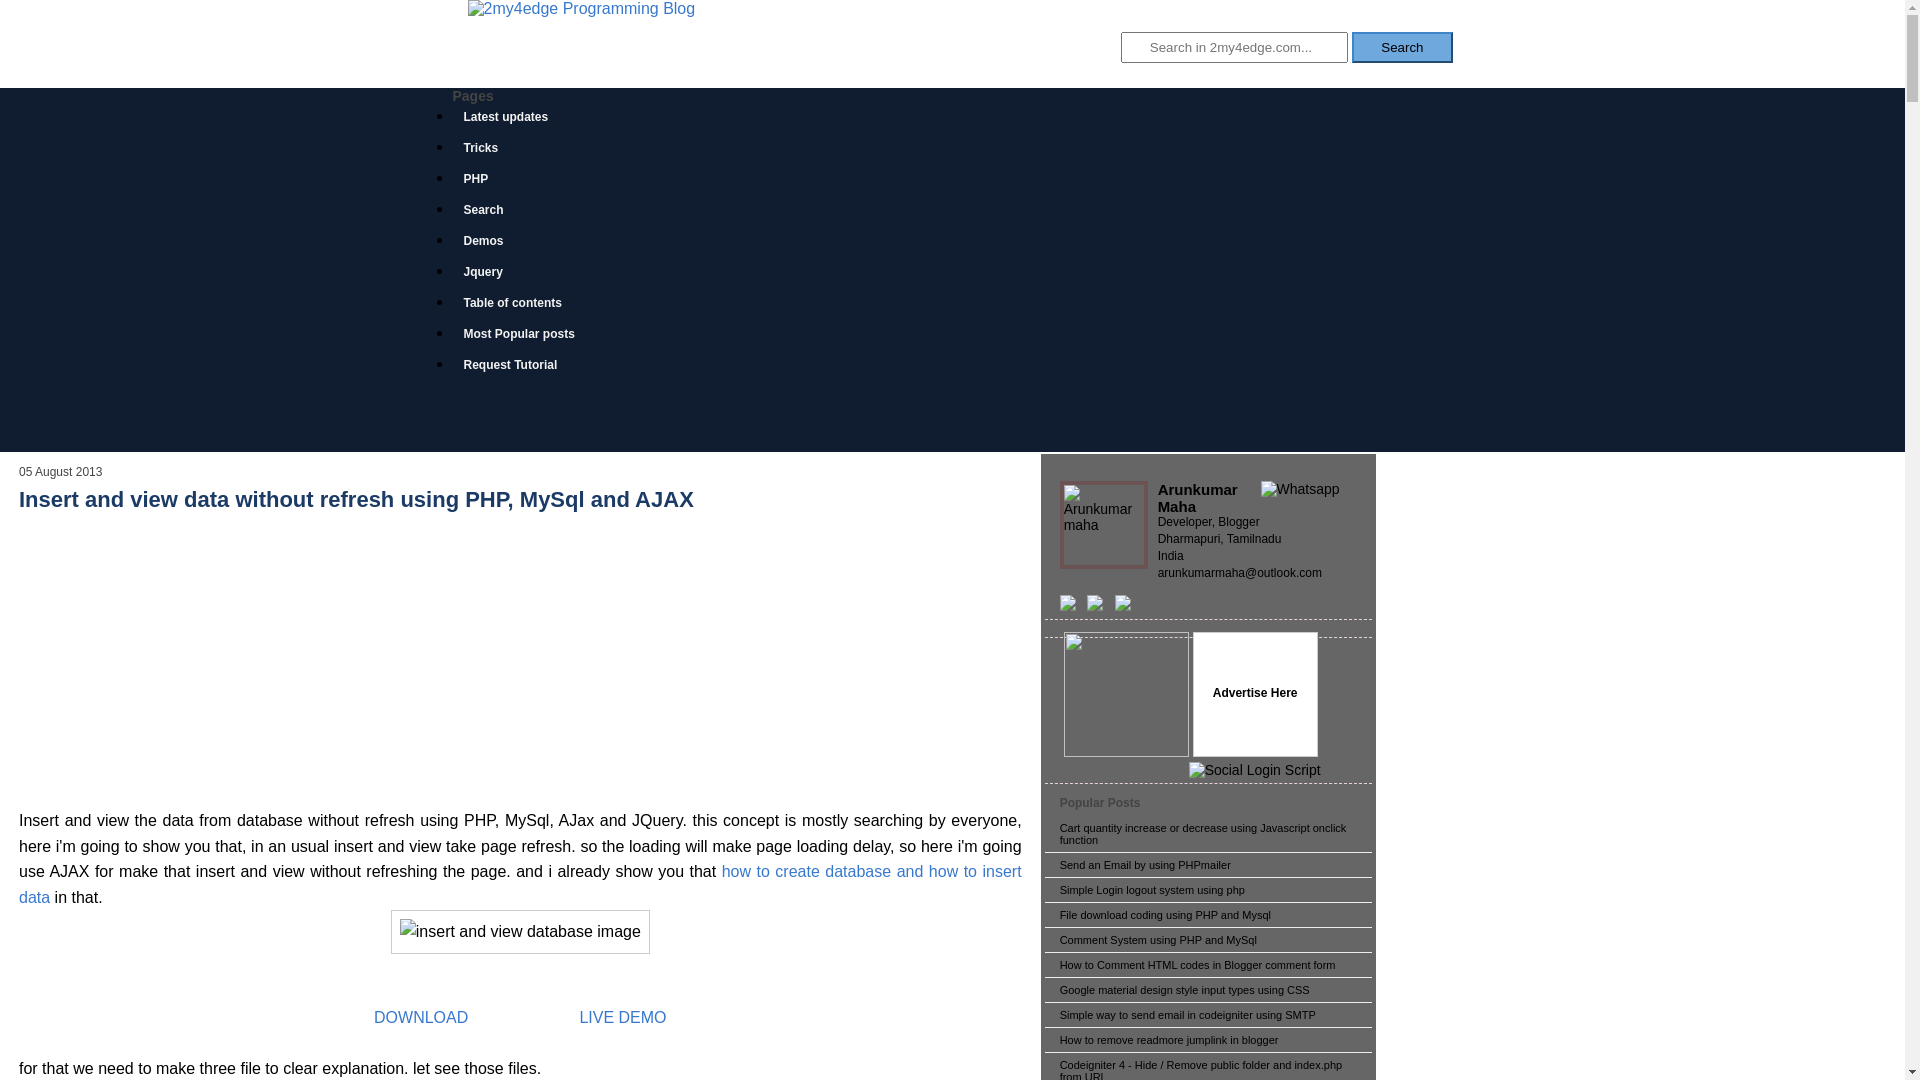 The image size is (1920, 1080). I want to click on 'Google material design style input types using CSS', so click(1185, 990).